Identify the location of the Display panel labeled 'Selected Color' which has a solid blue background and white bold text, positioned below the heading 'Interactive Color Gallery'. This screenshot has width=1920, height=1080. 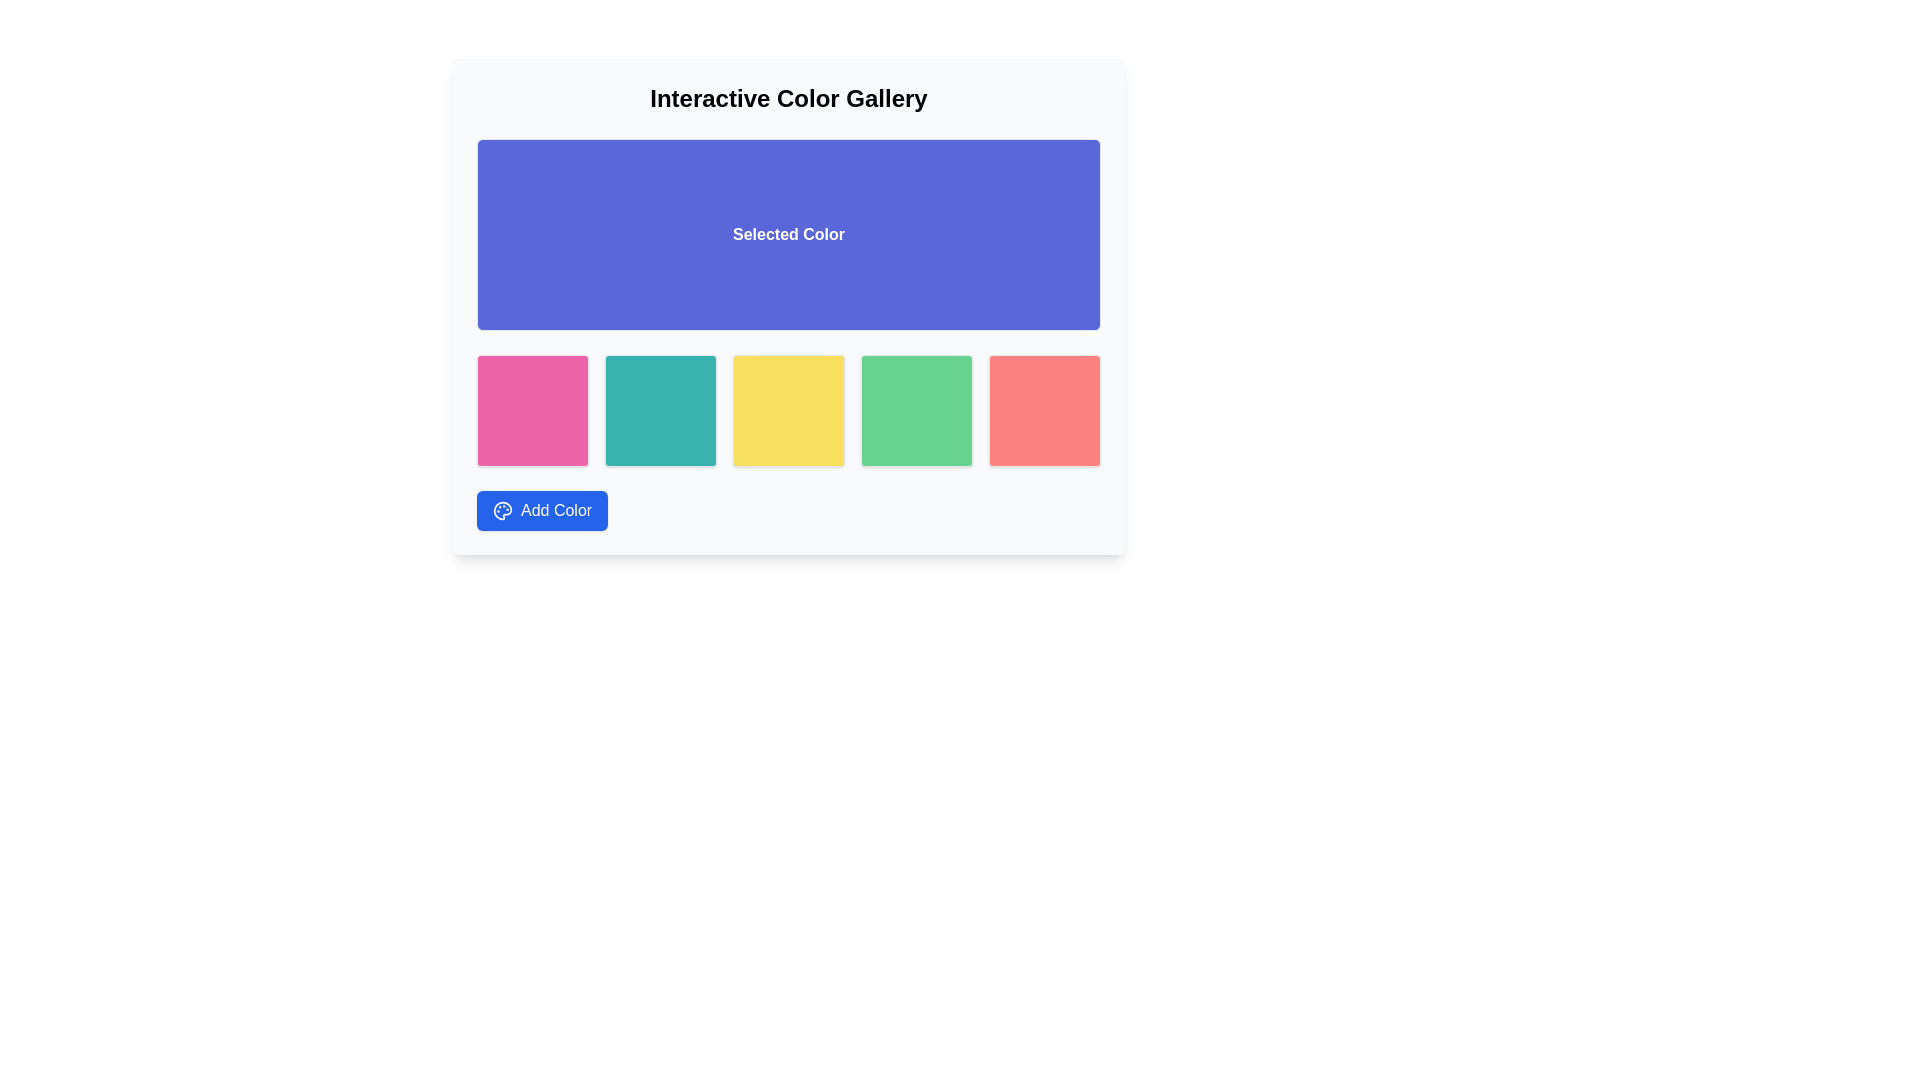
(787, 234).